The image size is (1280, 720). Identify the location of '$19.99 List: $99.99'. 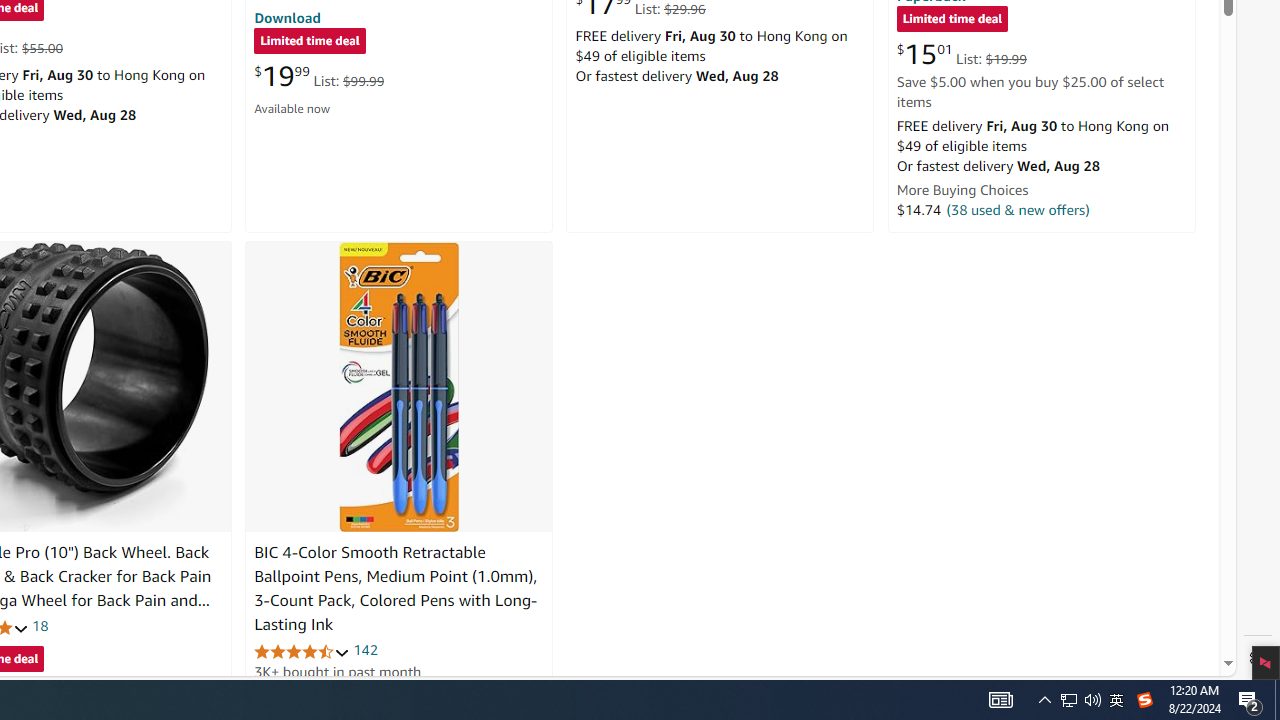
(318, 75).